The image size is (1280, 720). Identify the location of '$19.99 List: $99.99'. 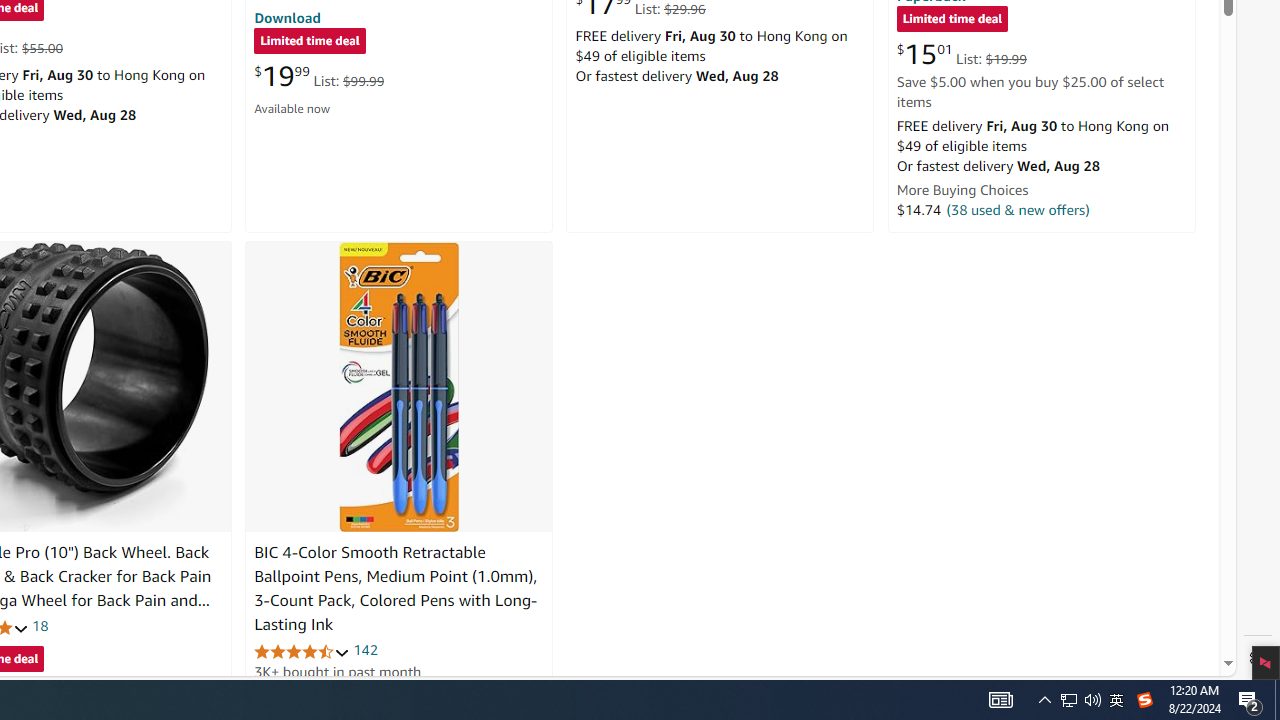
(318, 75).